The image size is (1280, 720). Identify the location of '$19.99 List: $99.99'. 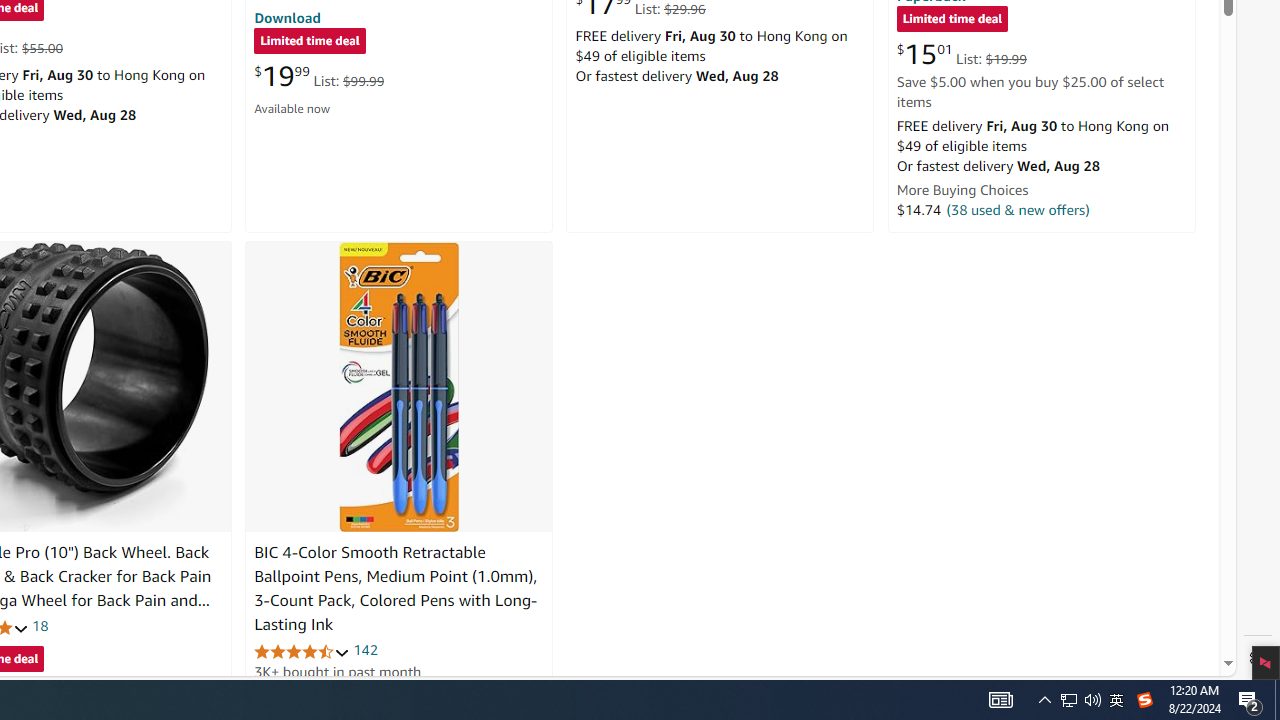
(318, 75).